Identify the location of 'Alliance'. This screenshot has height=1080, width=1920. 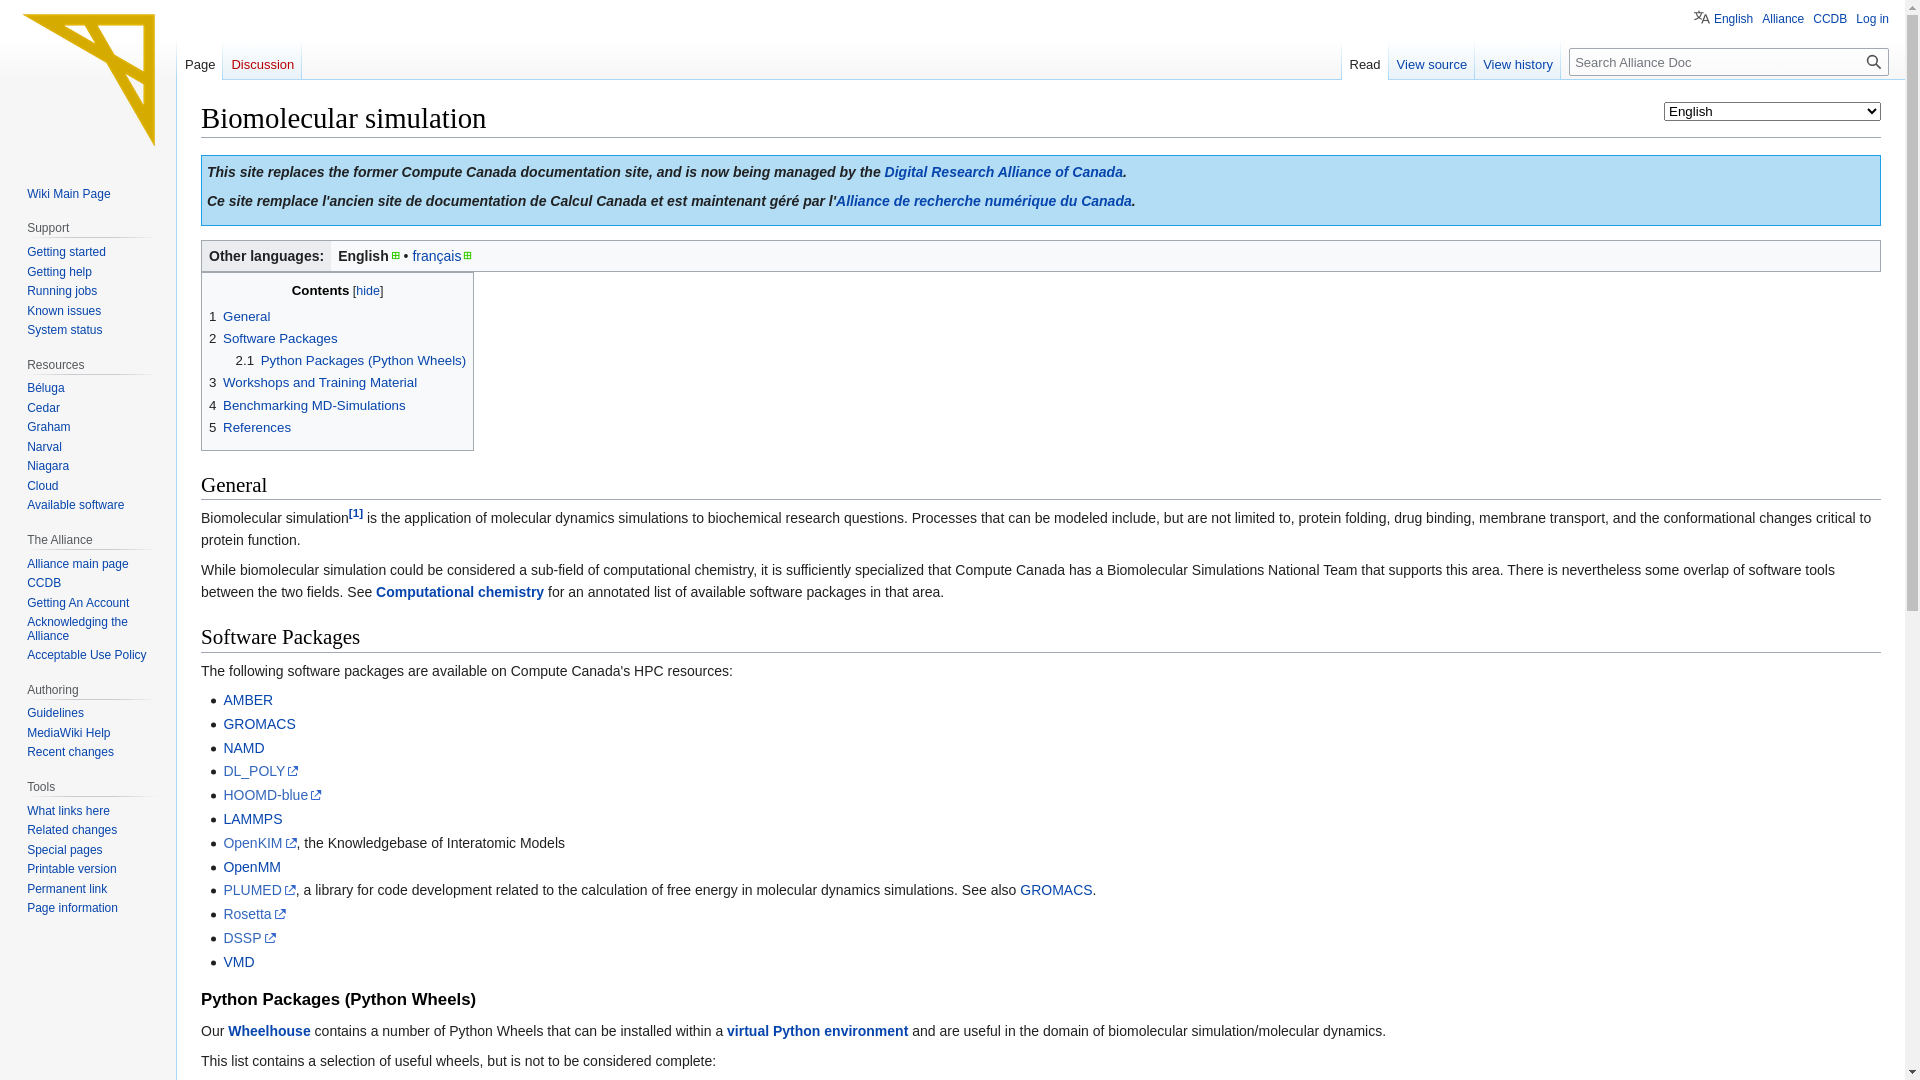
(1782, 19).